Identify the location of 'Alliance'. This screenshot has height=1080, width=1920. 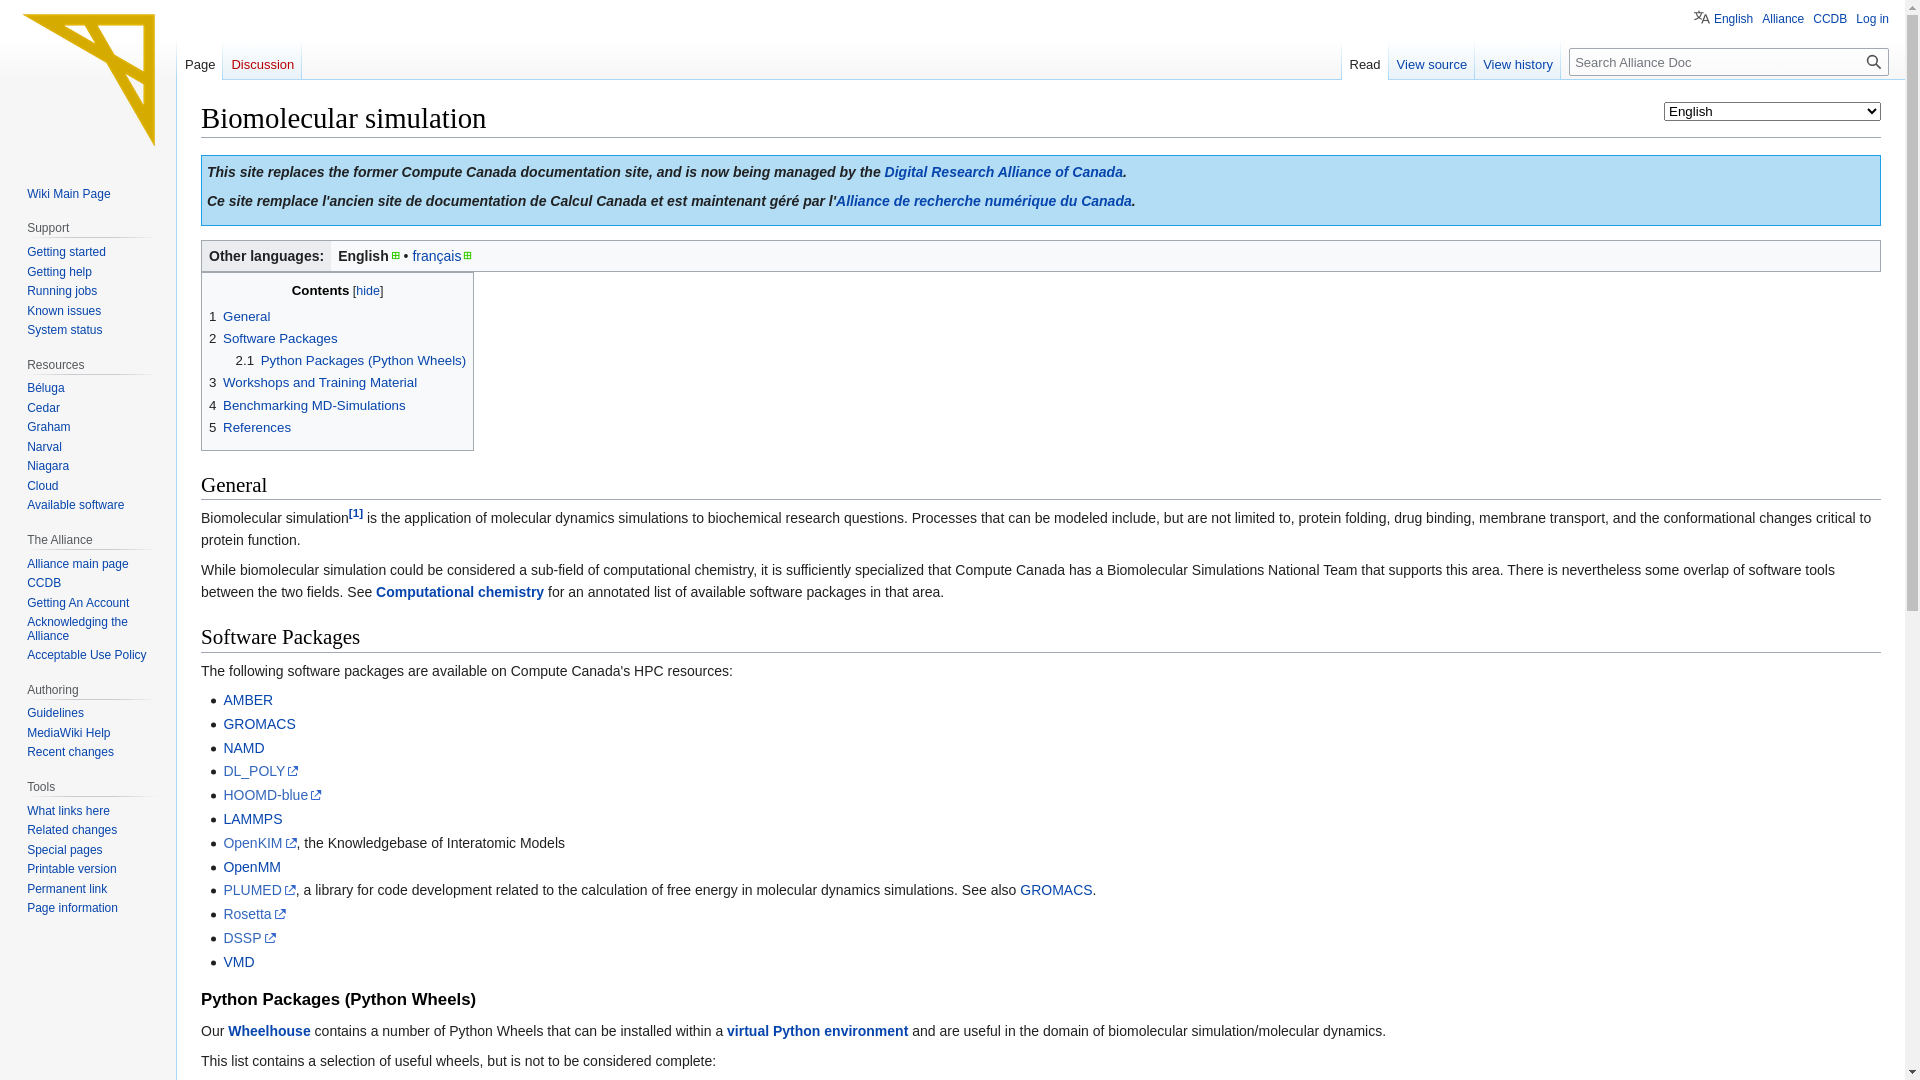
(1782, 19).